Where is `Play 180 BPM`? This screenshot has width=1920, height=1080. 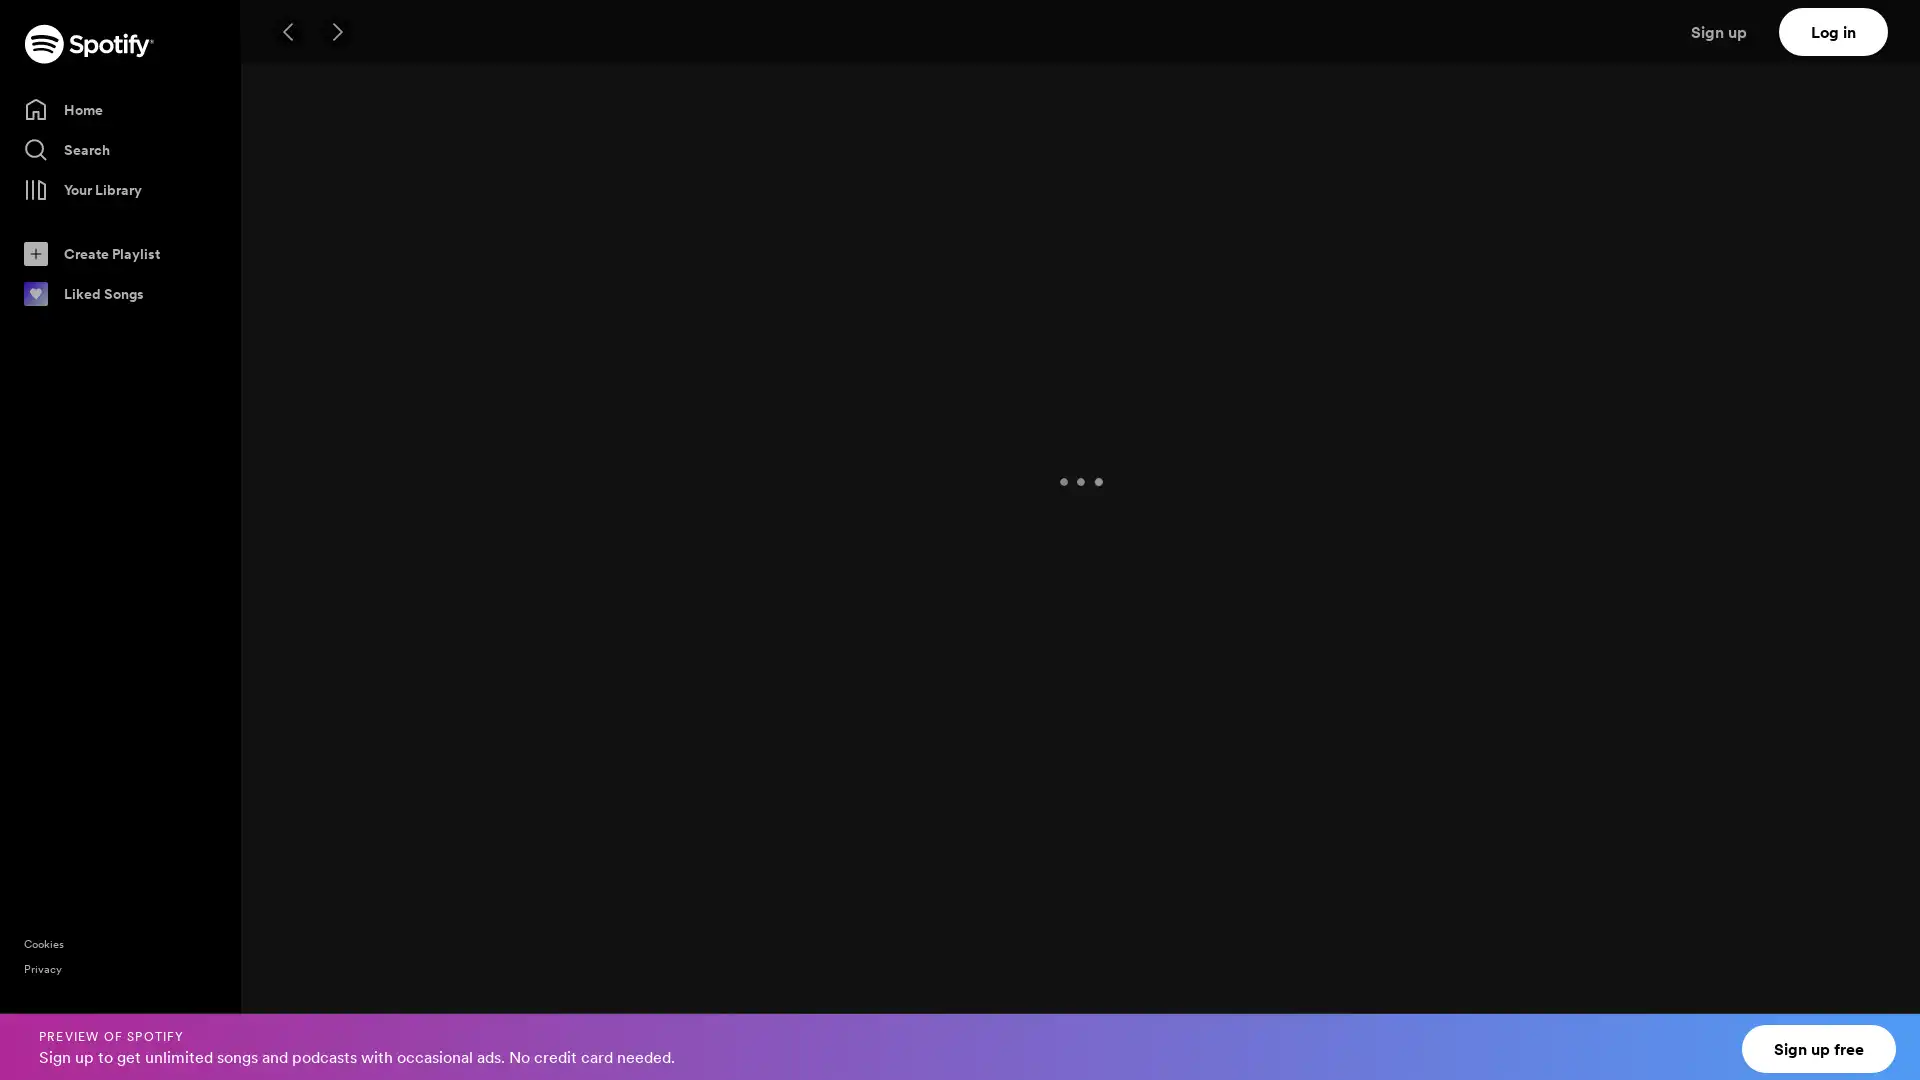
Play 180 BPM is located at coordinates (608, 608).